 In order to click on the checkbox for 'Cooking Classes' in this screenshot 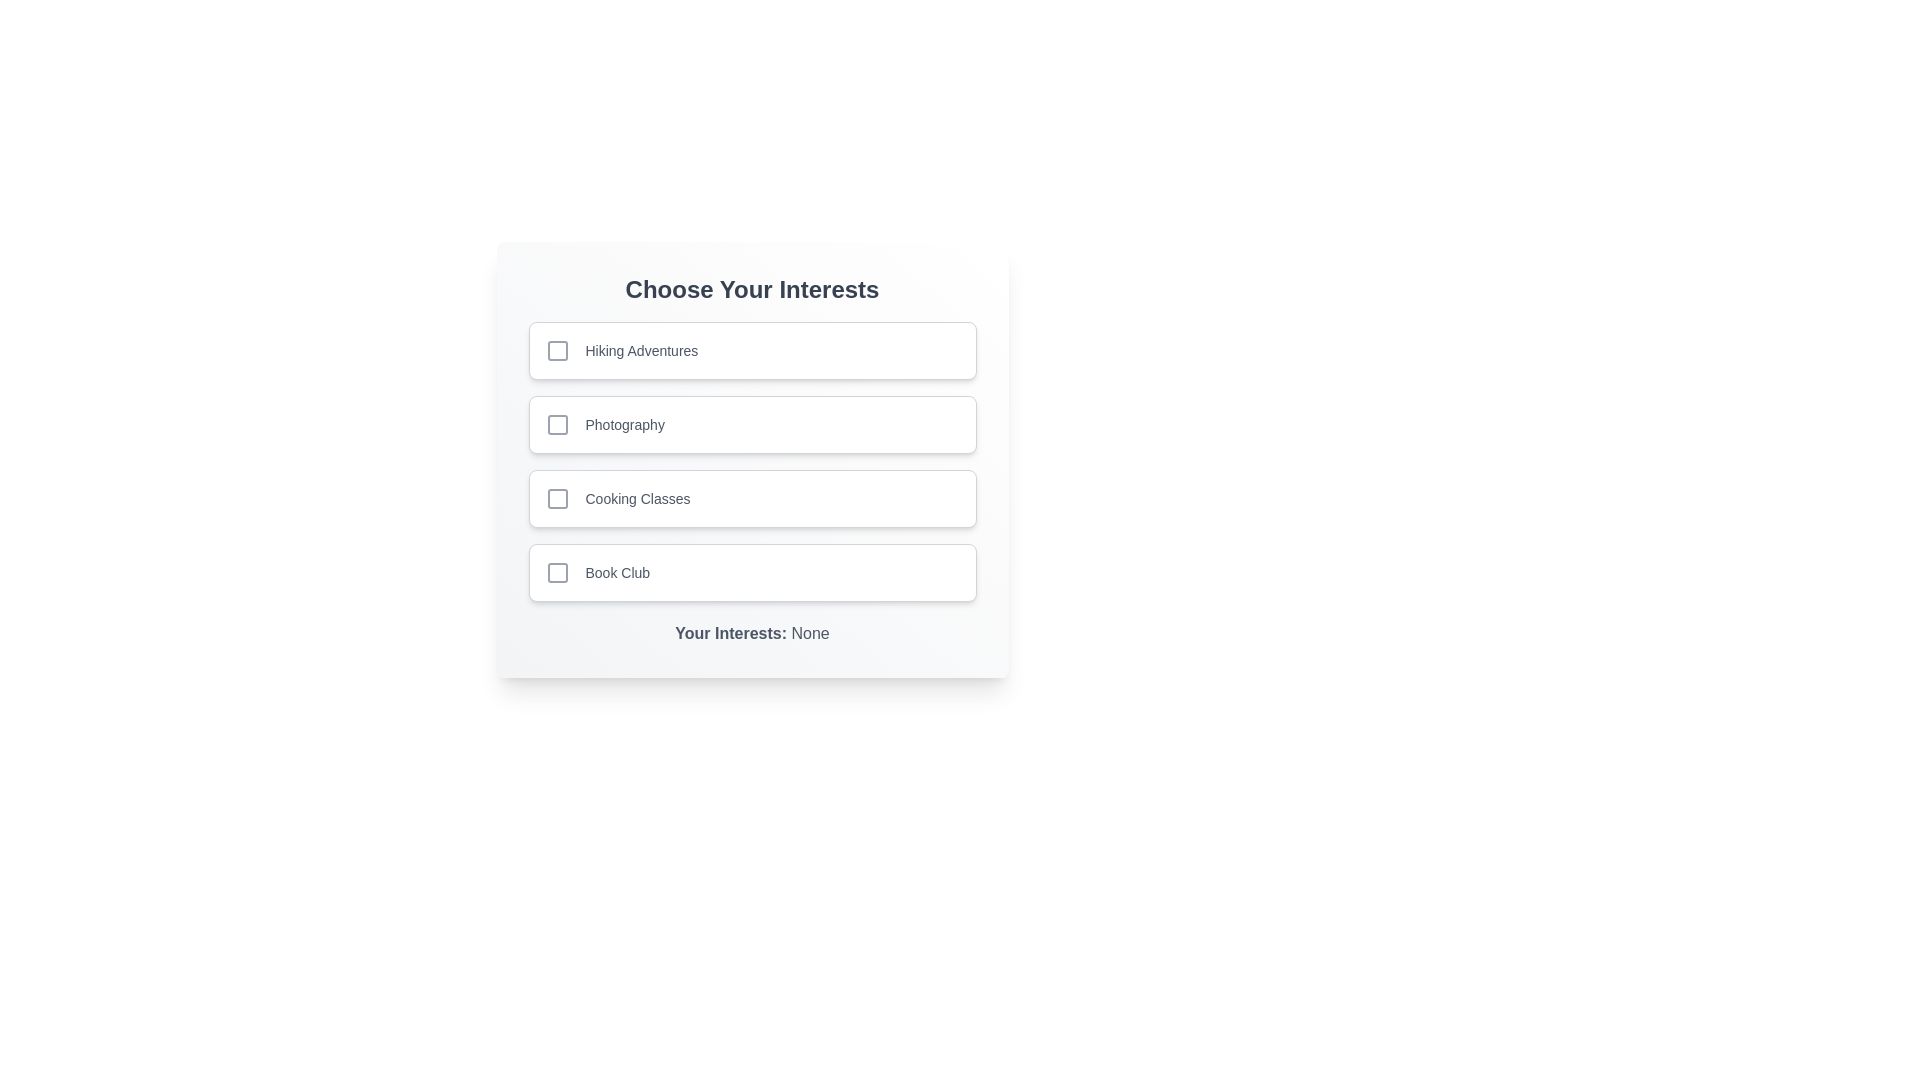, I will do `click(557, 497)`.